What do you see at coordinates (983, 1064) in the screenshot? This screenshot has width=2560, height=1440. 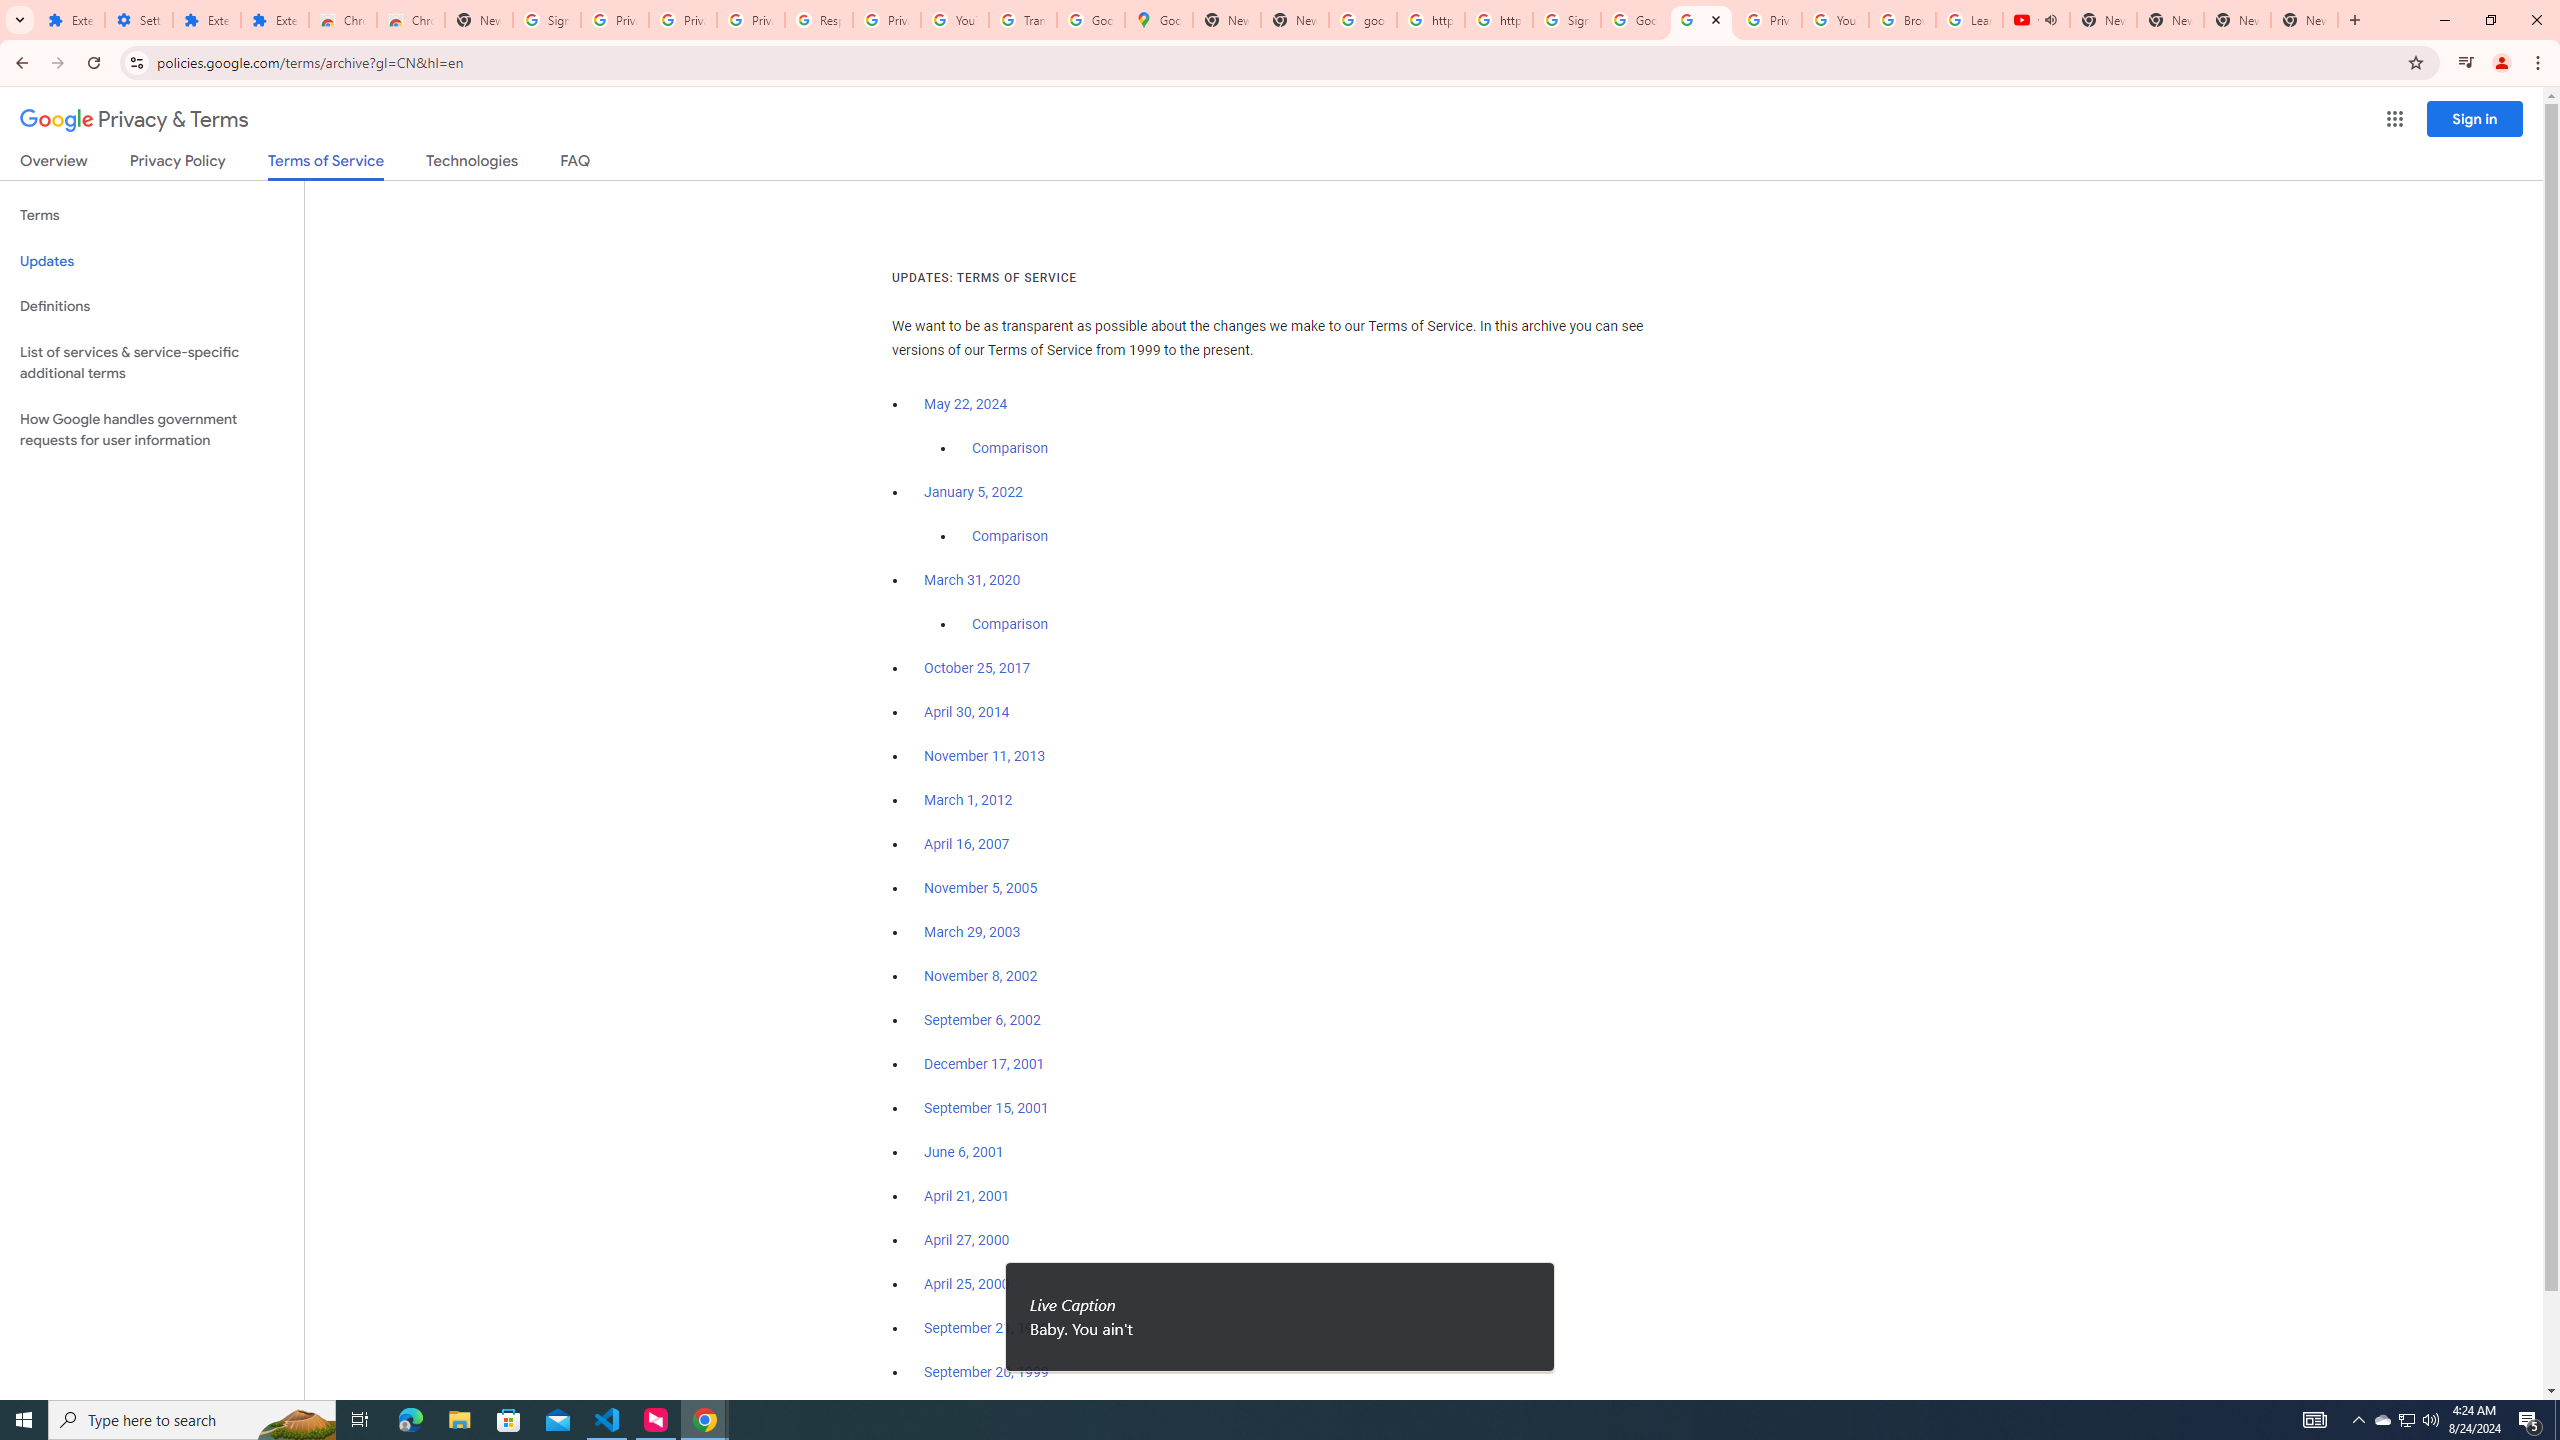 I see `'December 17, 2001'` at bounding box center [983, 1064].